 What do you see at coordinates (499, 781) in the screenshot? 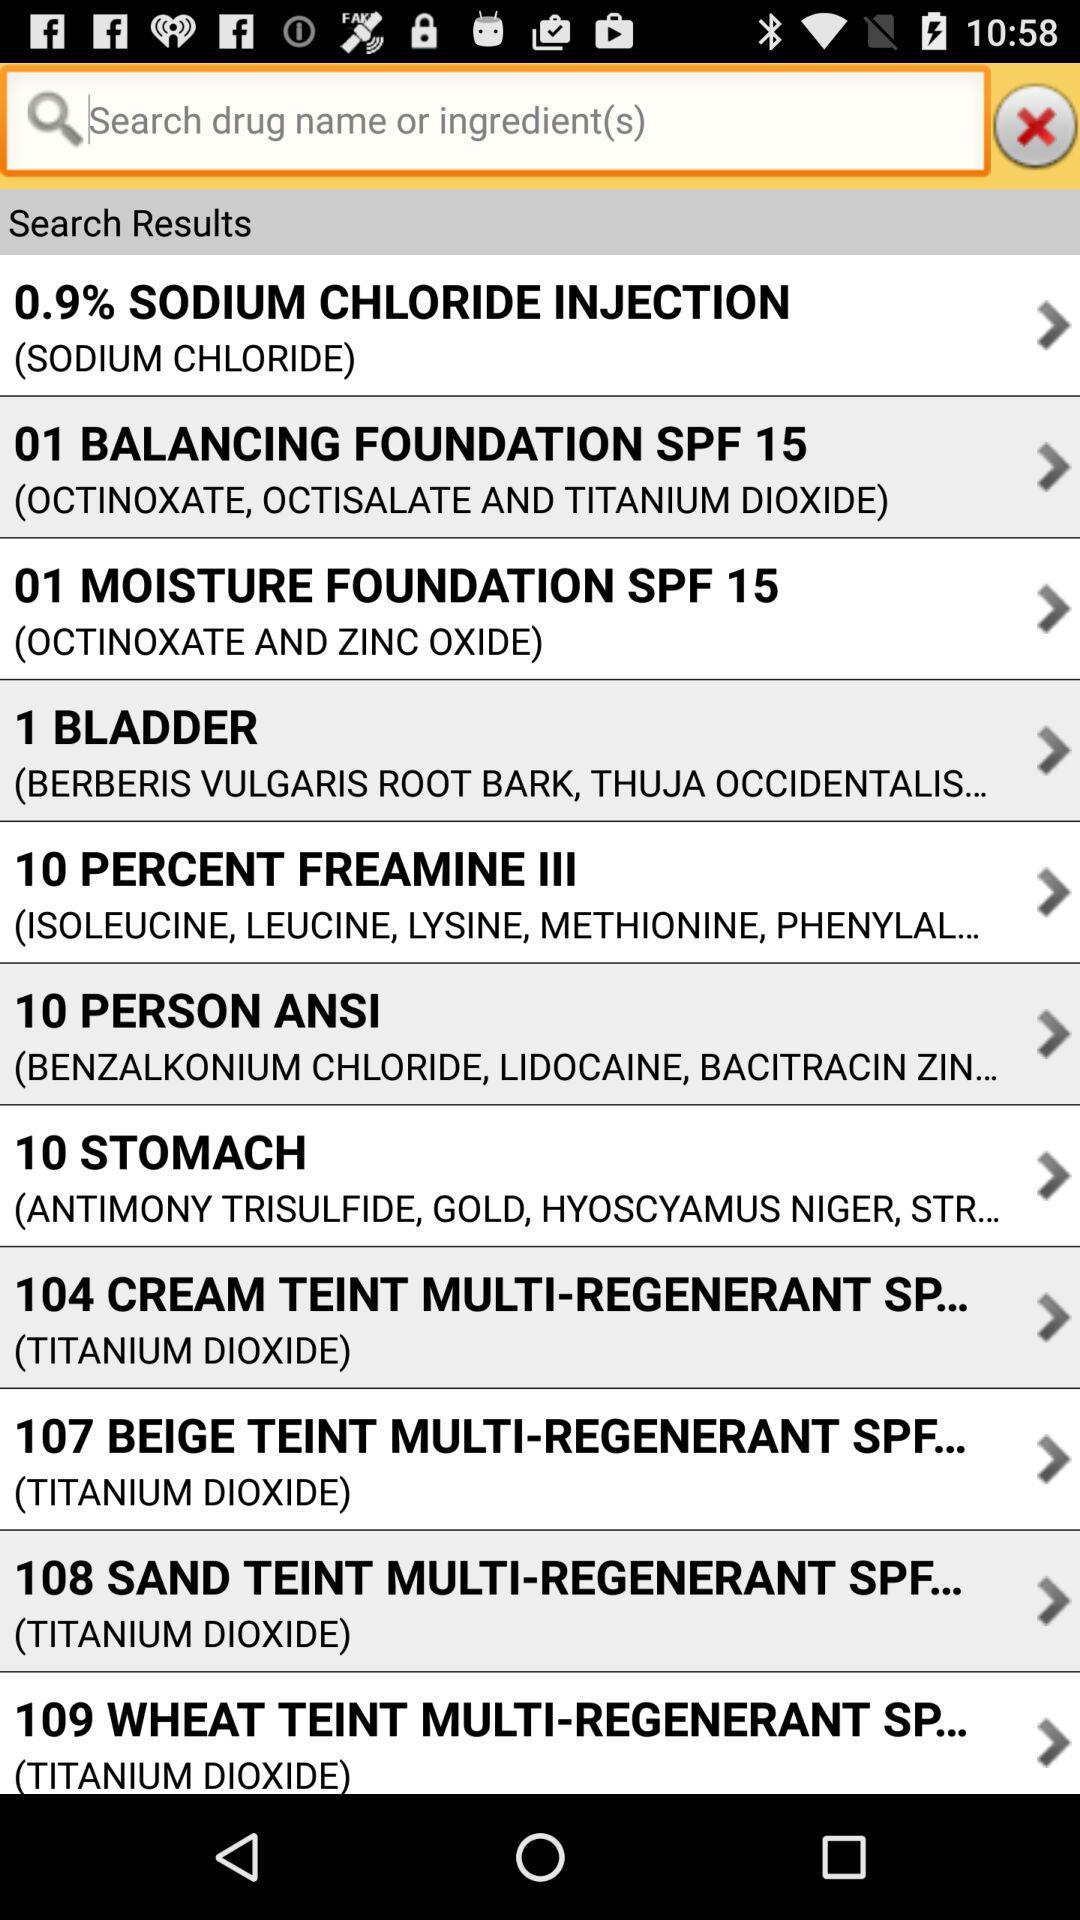
I see `berberis vulgaris root` at bounding box center [499, 781].